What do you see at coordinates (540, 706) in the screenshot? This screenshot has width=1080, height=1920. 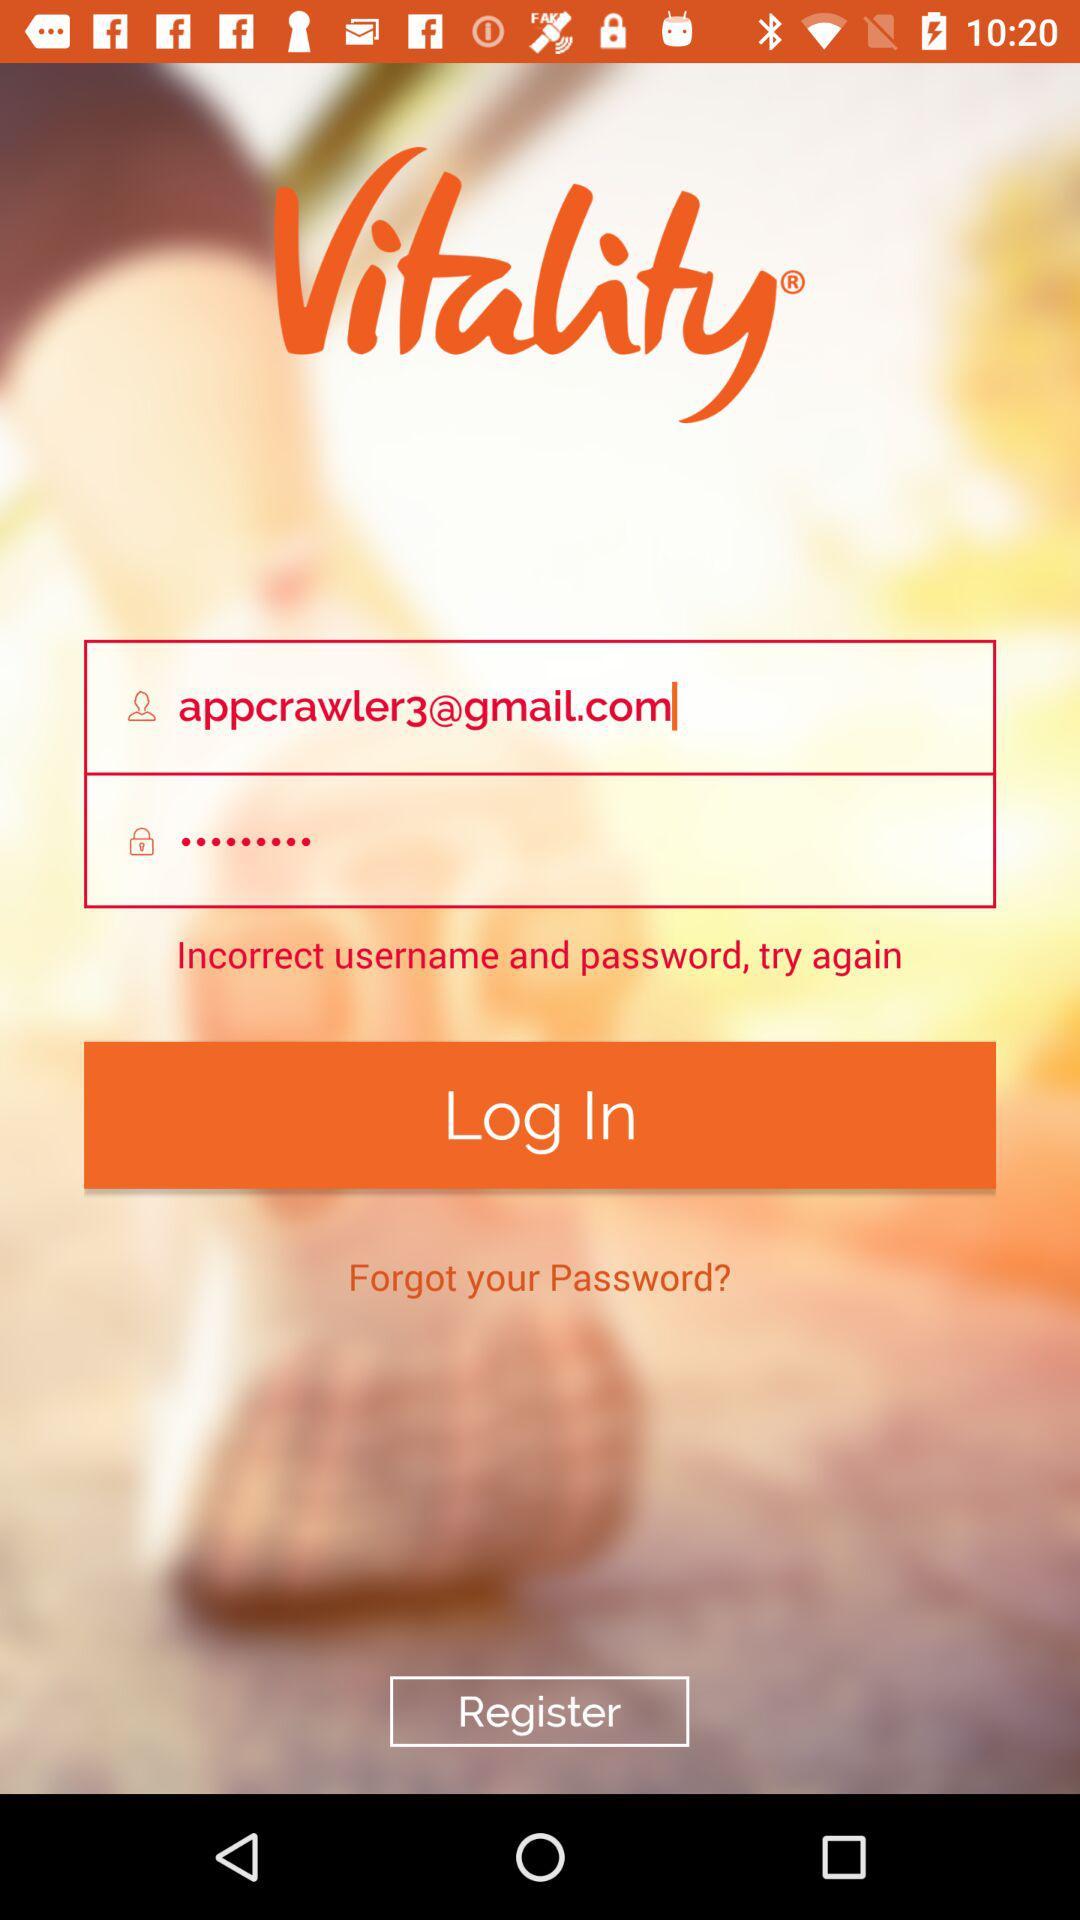 I see `the appcrawler3@gmail.com item` at bounding box center [540, 706].